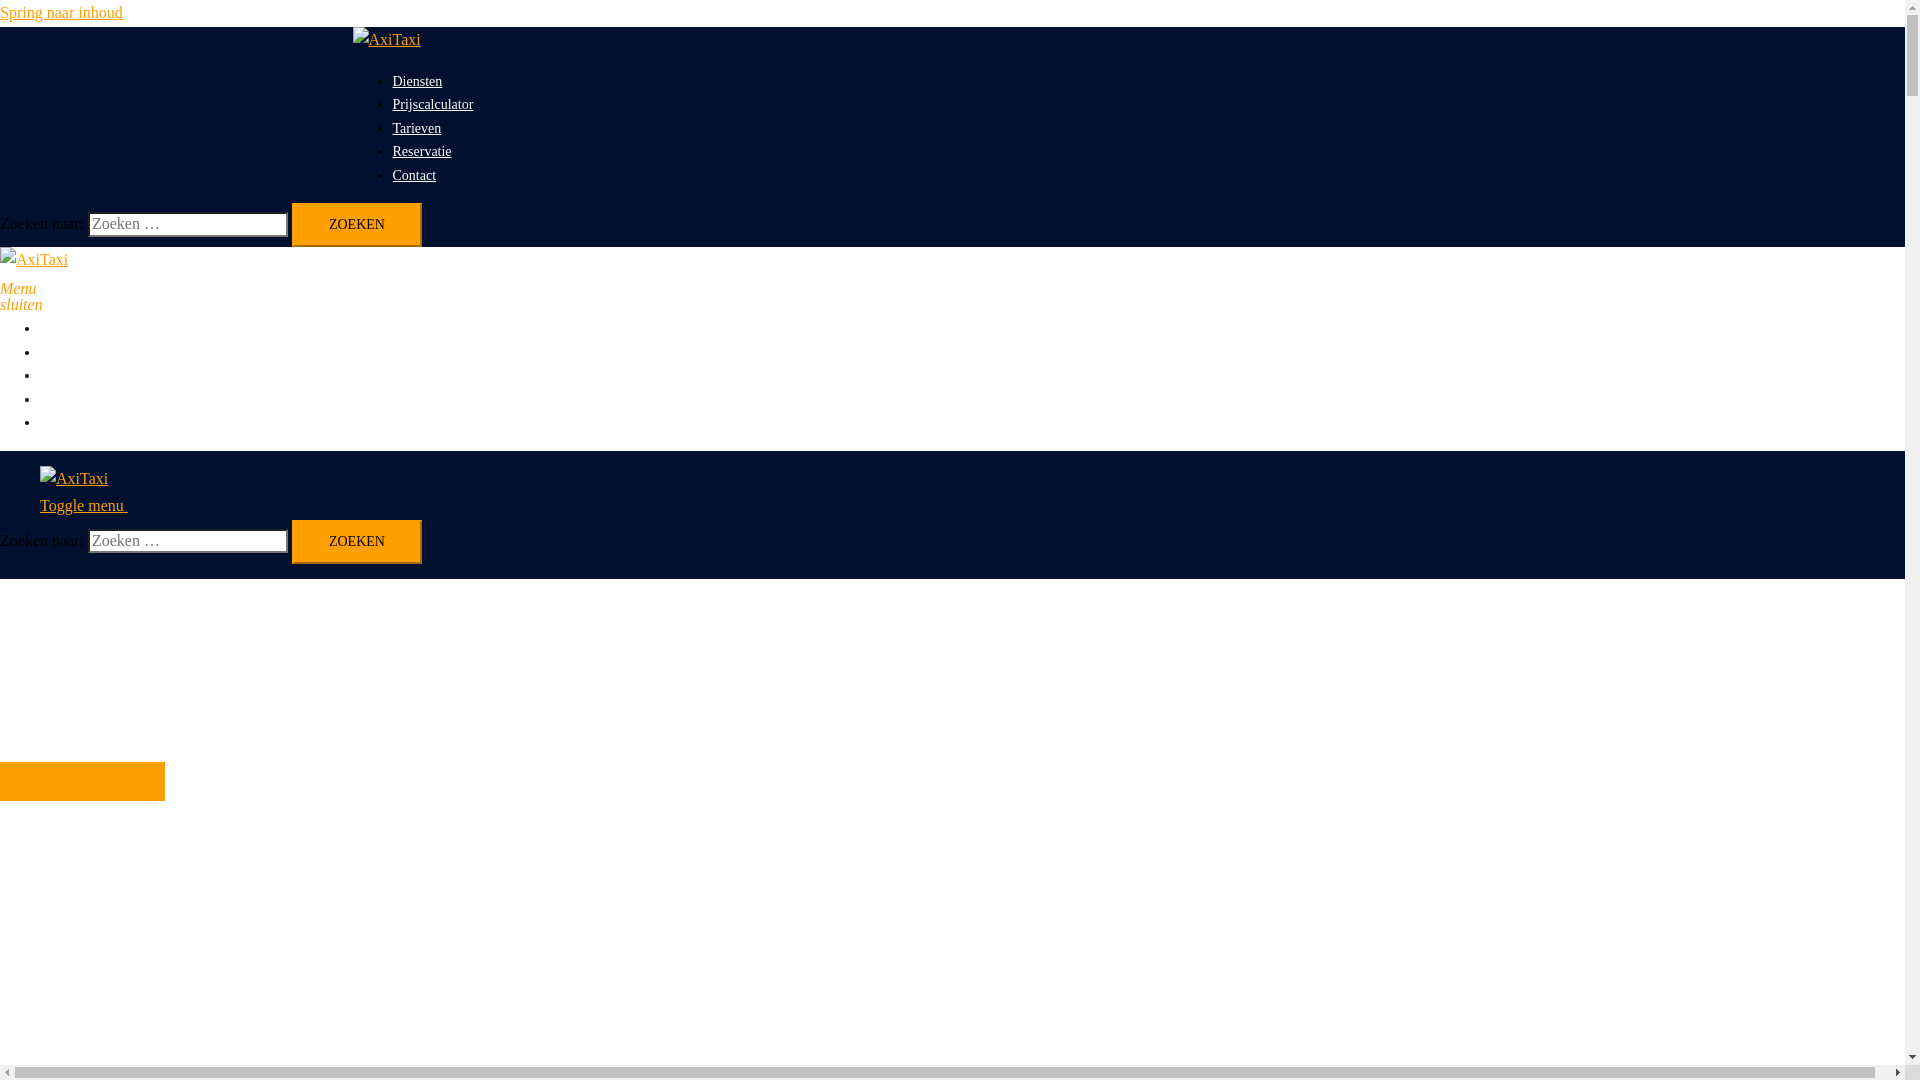 This screenshot has height=1080, width=1920. I want to click on 'Zoeken', so click(356, 542).